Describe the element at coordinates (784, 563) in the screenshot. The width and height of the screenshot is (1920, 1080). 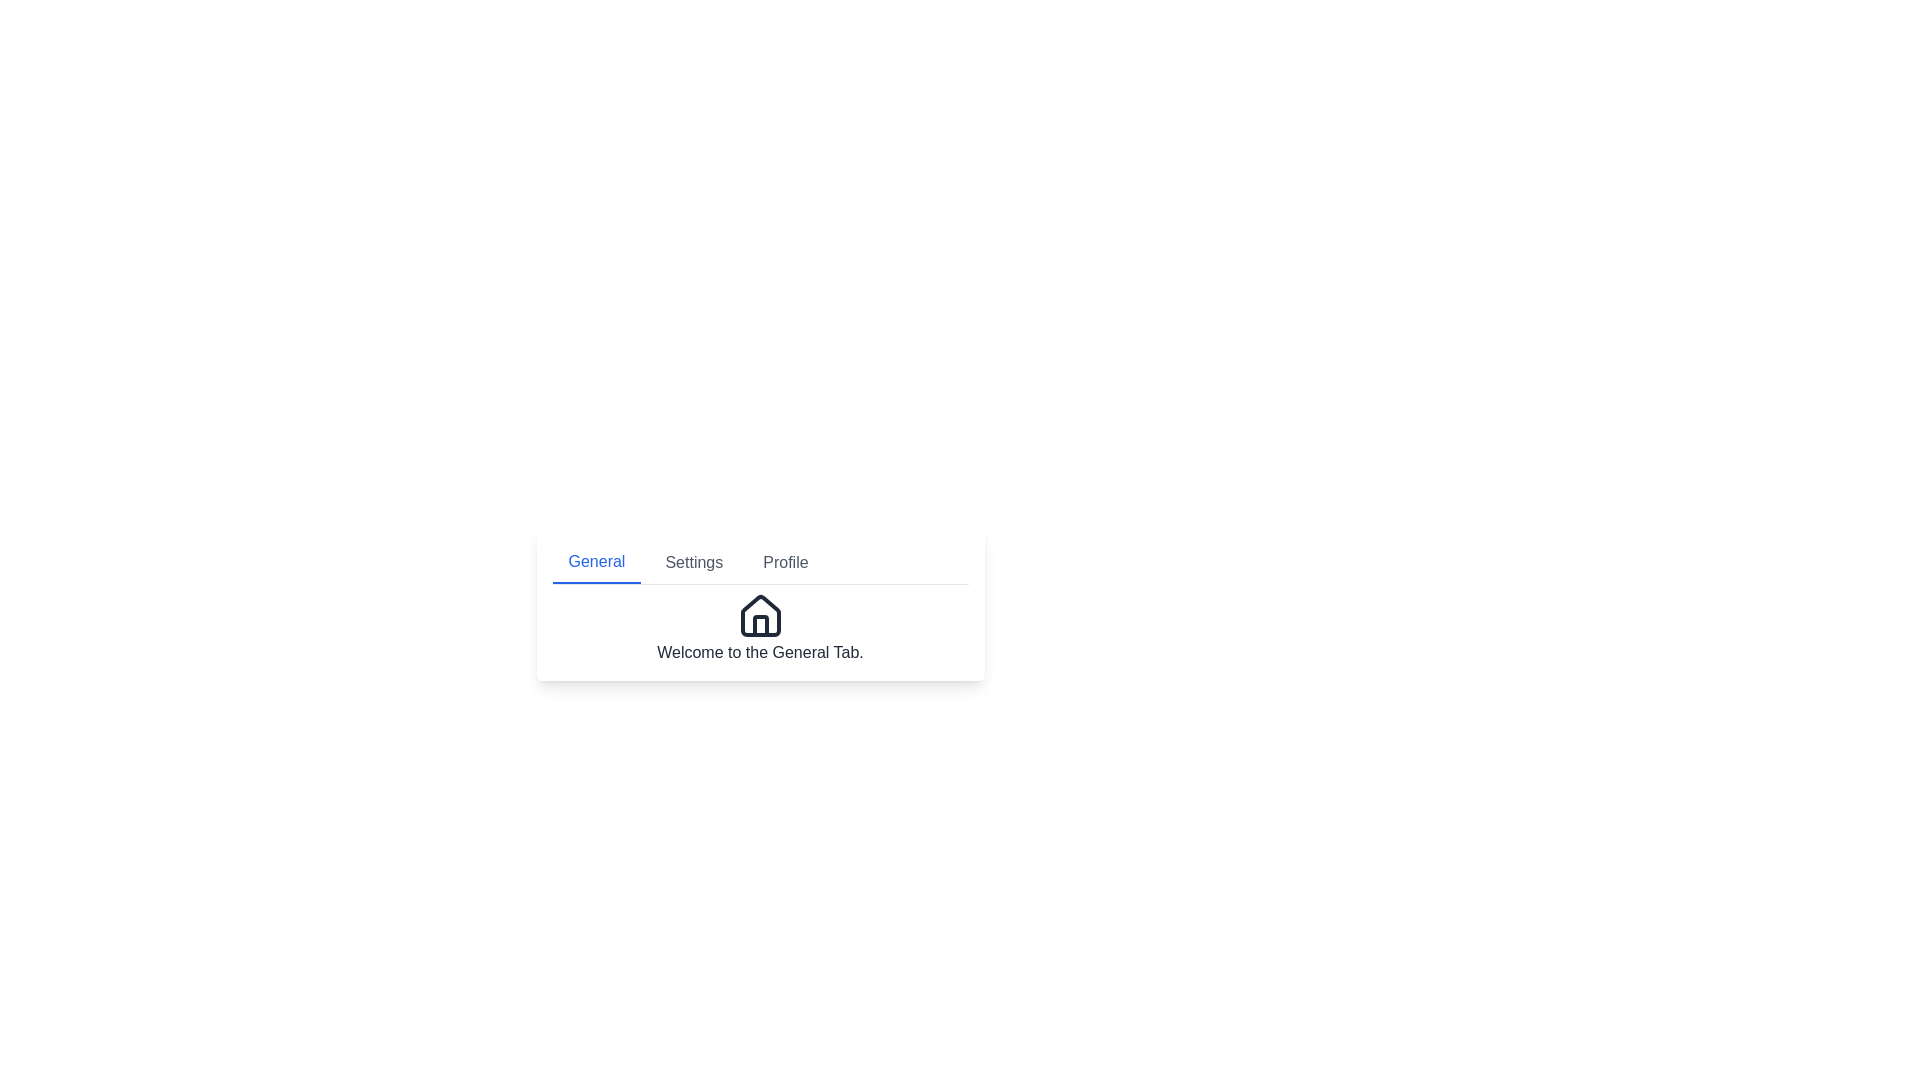
I see `the 'Profile' button, the third tab in the horizontal tab list` at that location.